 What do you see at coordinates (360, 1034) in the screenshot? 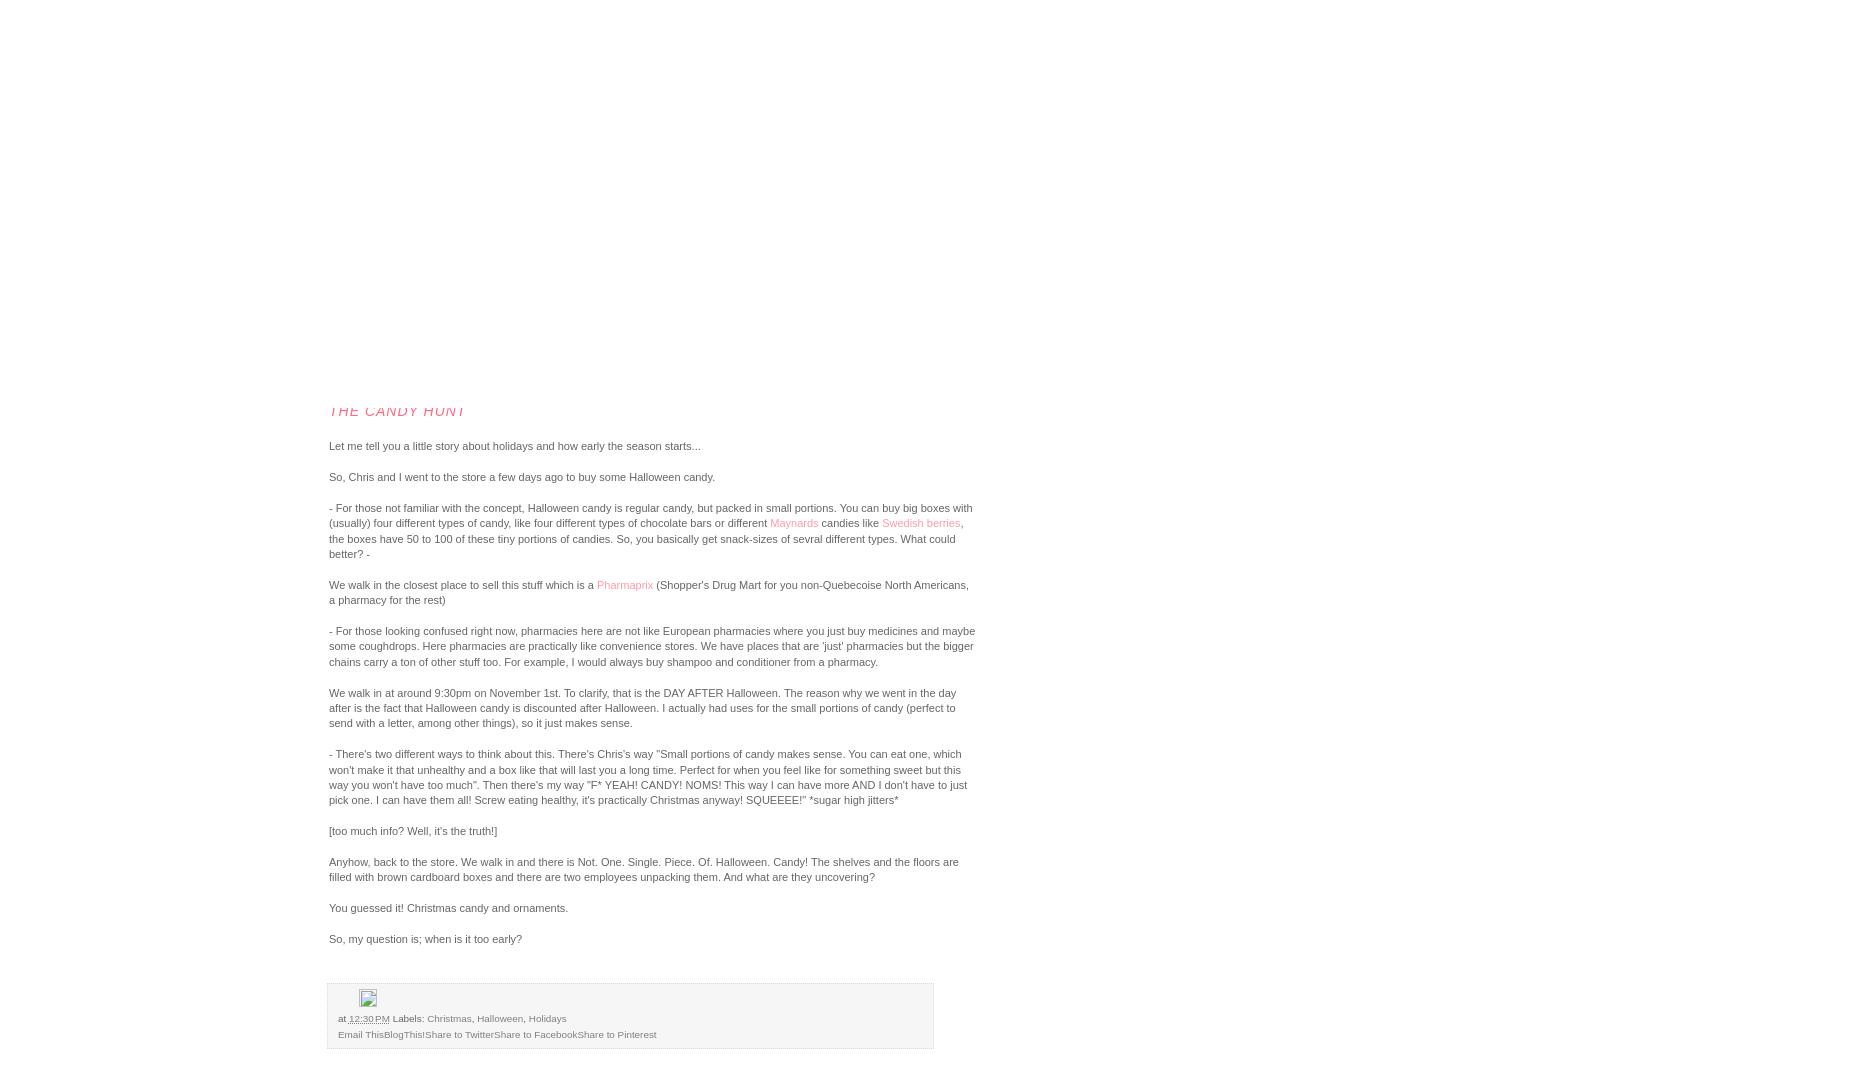
I see `'Email This'` at bounding box center [360, 1034].